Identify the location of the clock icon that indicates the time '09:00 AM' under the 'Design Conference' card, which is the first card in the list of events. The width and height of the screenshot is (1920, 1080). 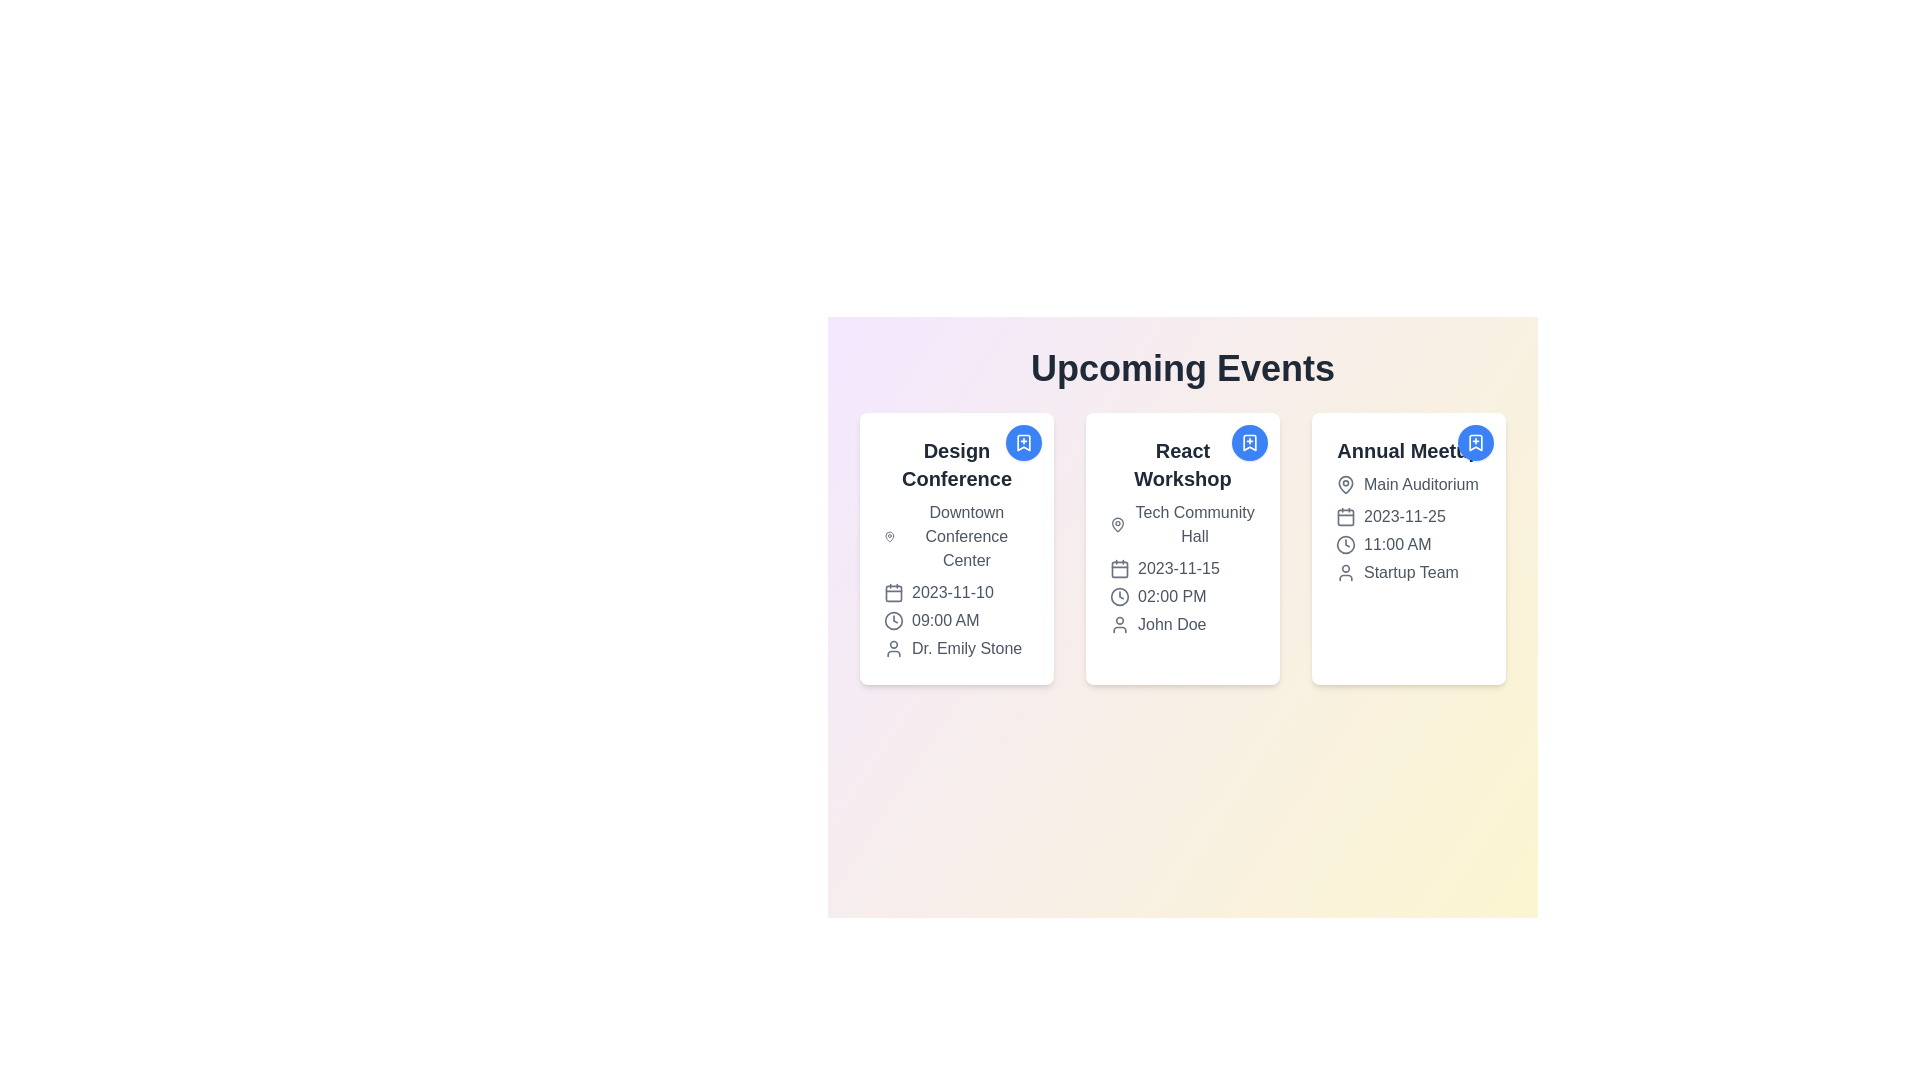
(892, 620).